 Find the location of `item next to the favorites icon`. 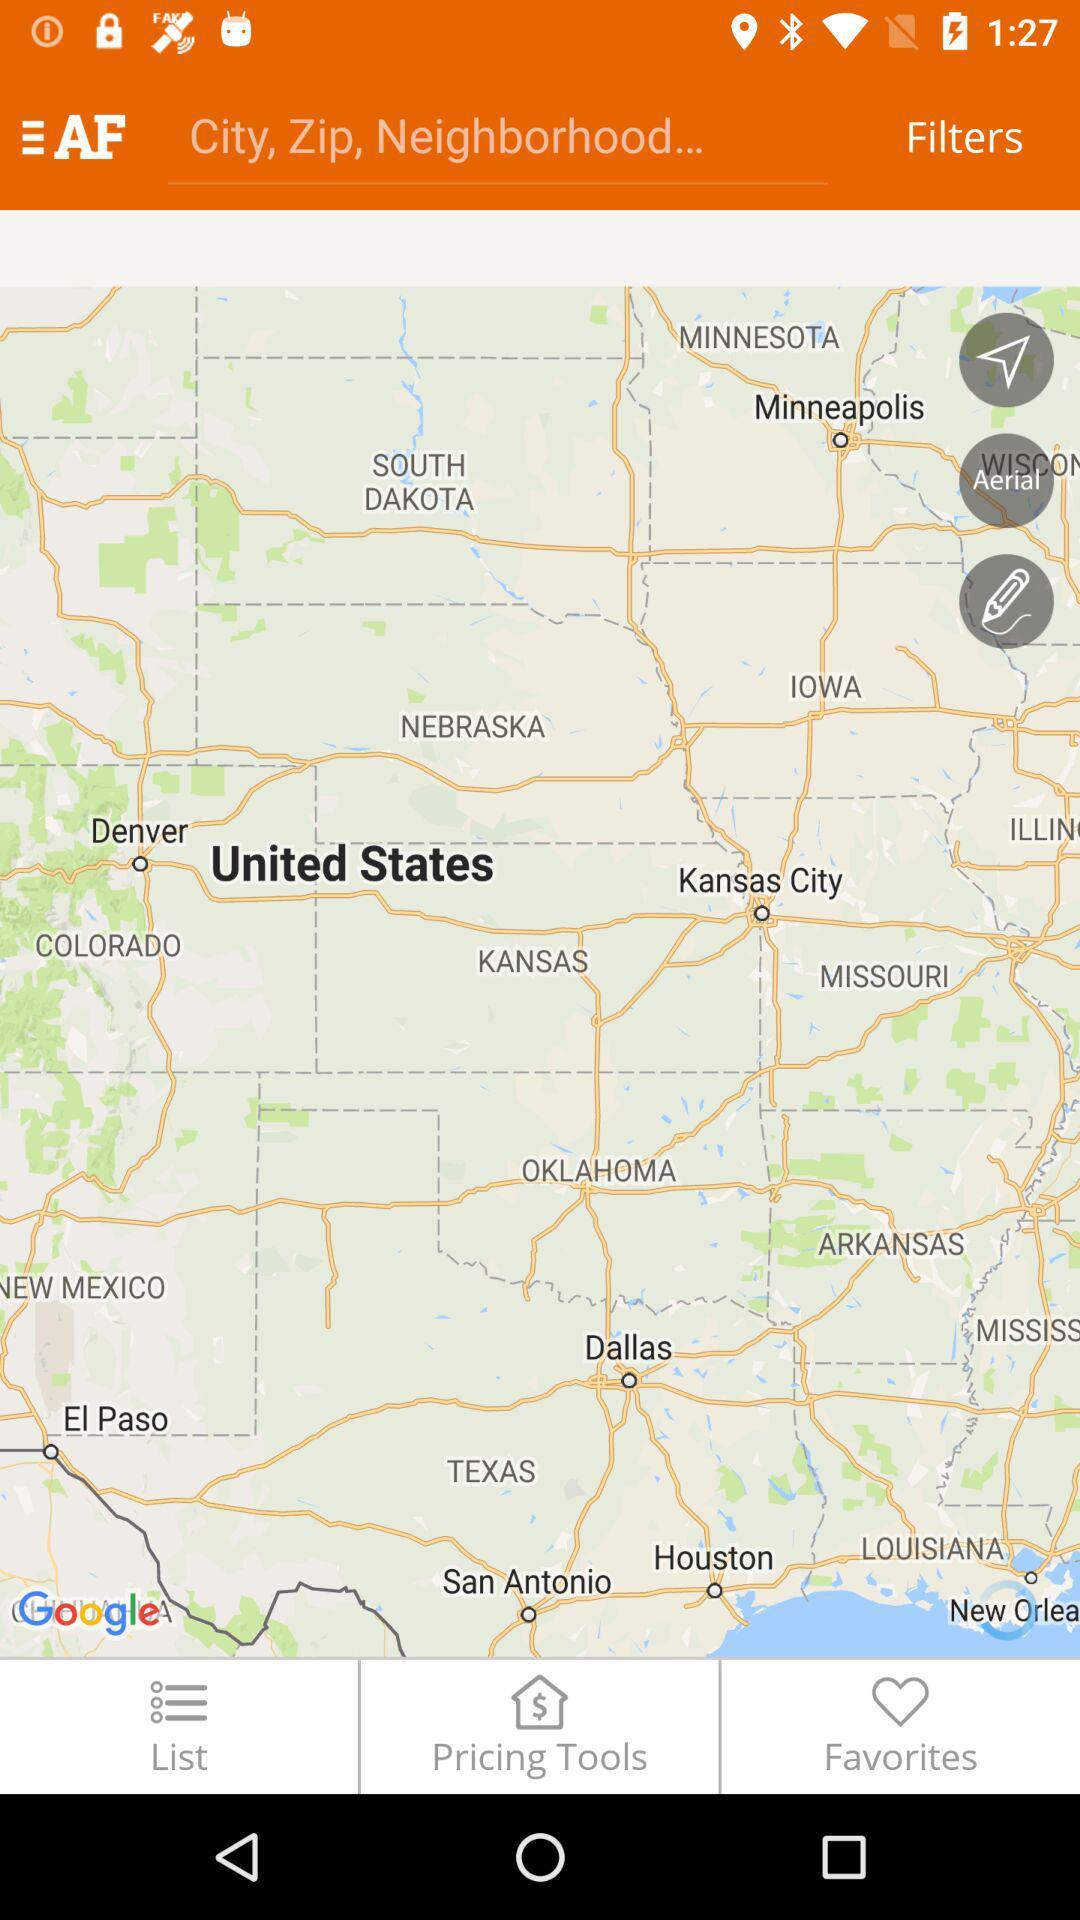

item next to the favorites icon is located at coordinates (538, 1725).